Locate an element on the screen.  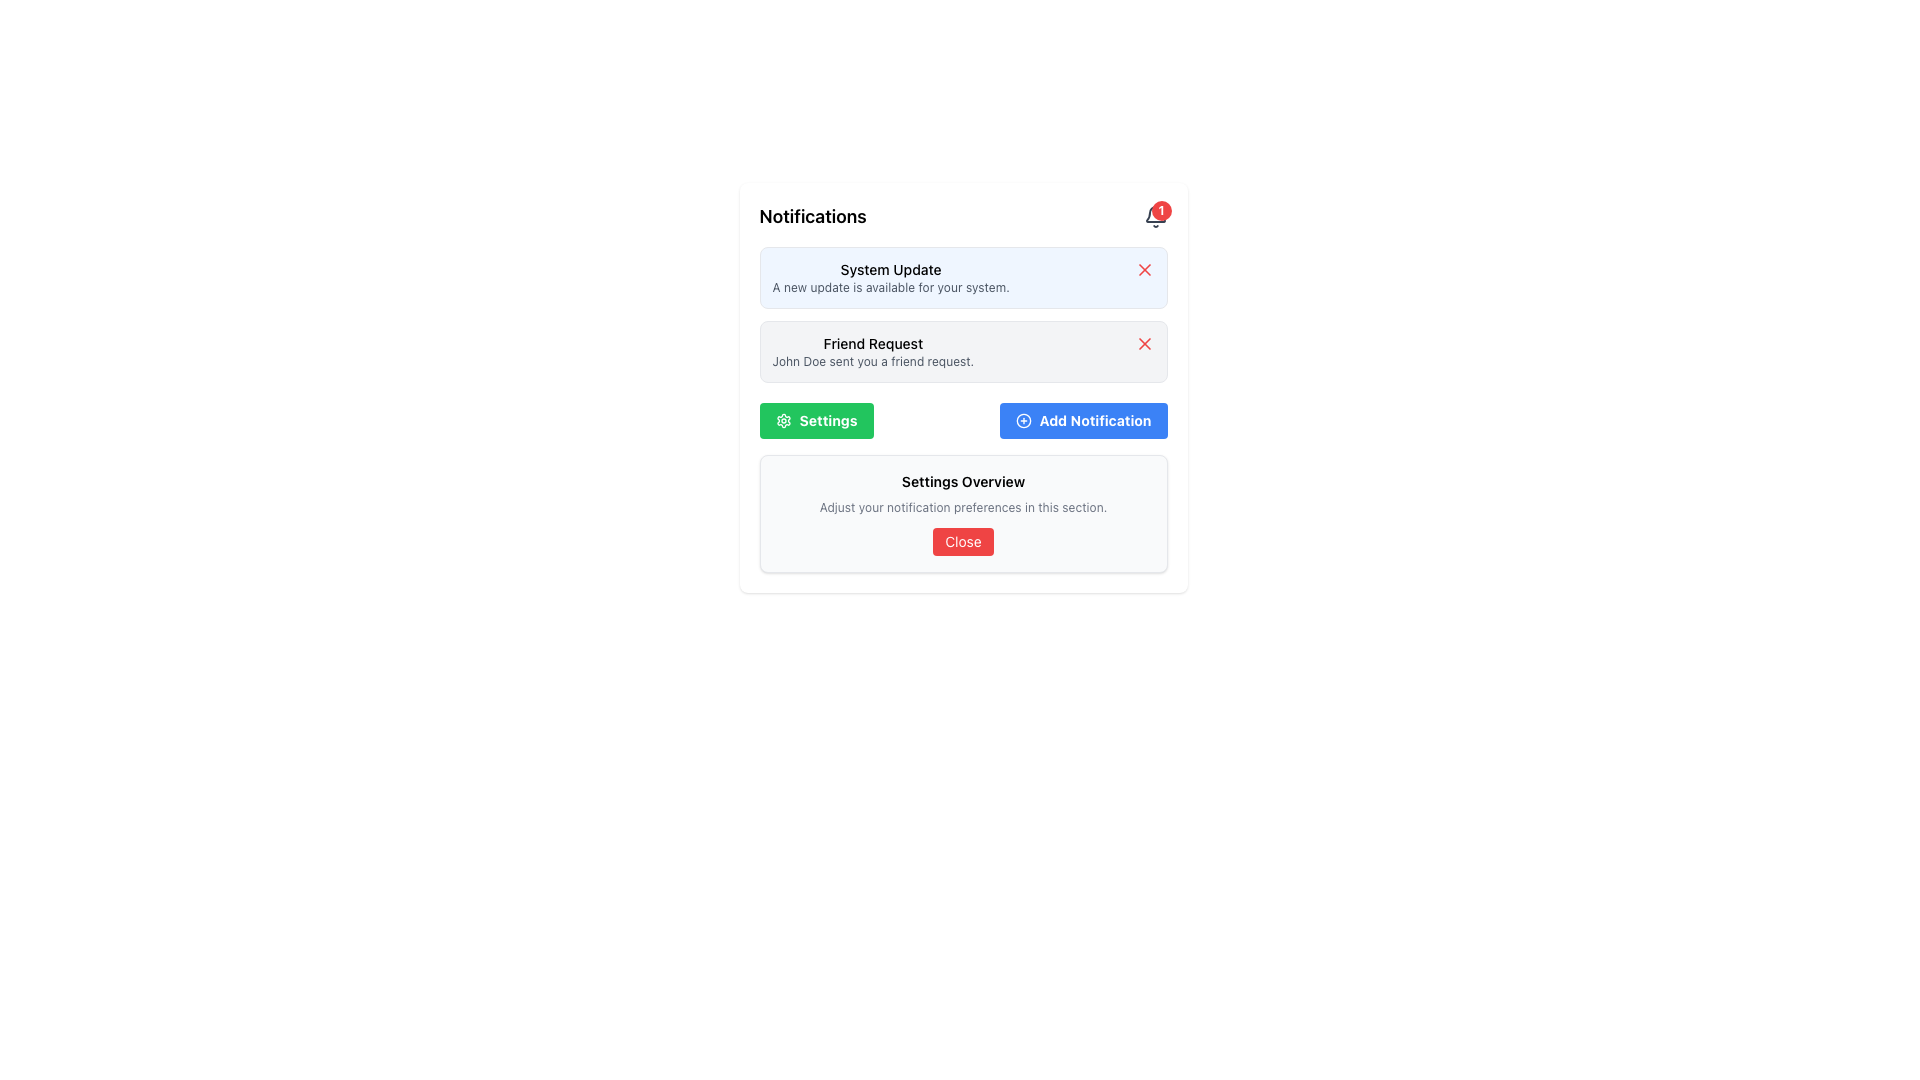
the settings SVG icon located inside the green button labeled 'Settings' in the second row of the notification panel is located at coordinates (782, 419).